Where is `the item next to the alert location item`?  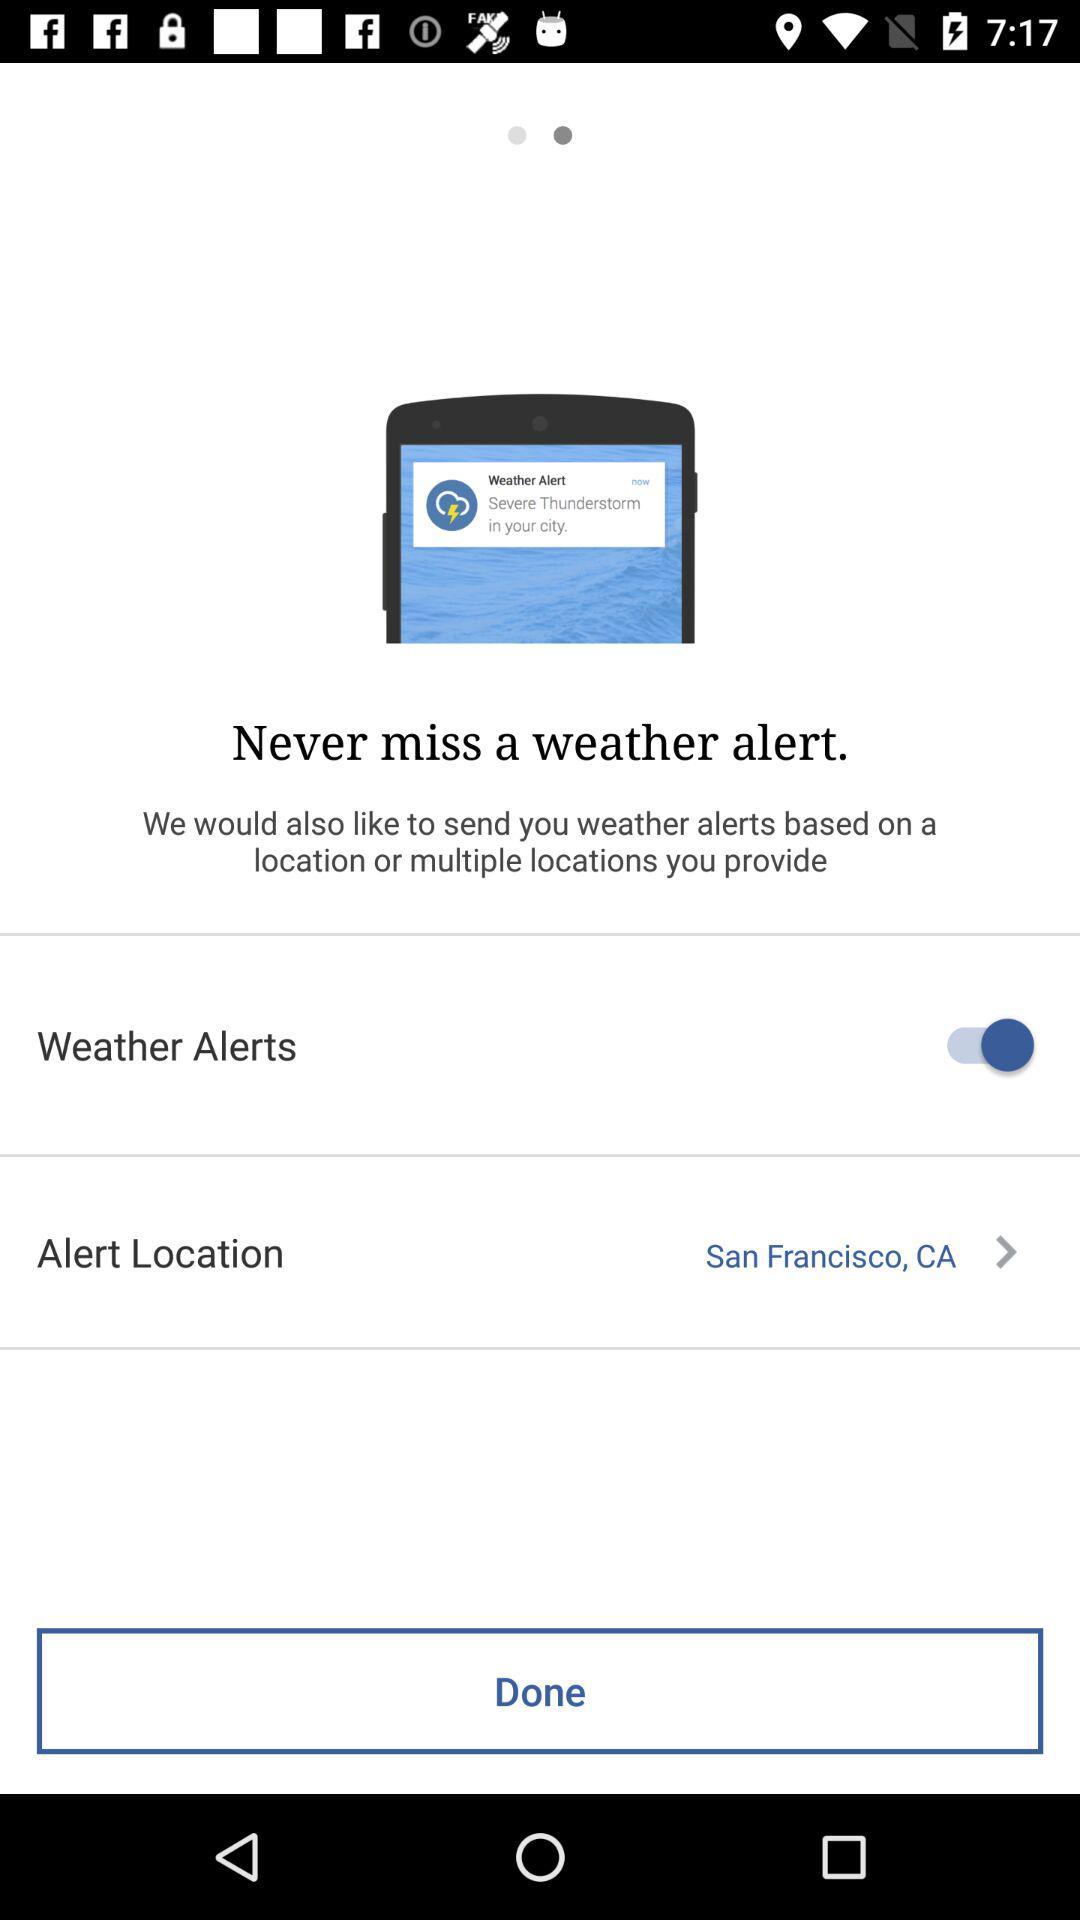
the item next to the alert location item is located at coordinates (860, 1254).